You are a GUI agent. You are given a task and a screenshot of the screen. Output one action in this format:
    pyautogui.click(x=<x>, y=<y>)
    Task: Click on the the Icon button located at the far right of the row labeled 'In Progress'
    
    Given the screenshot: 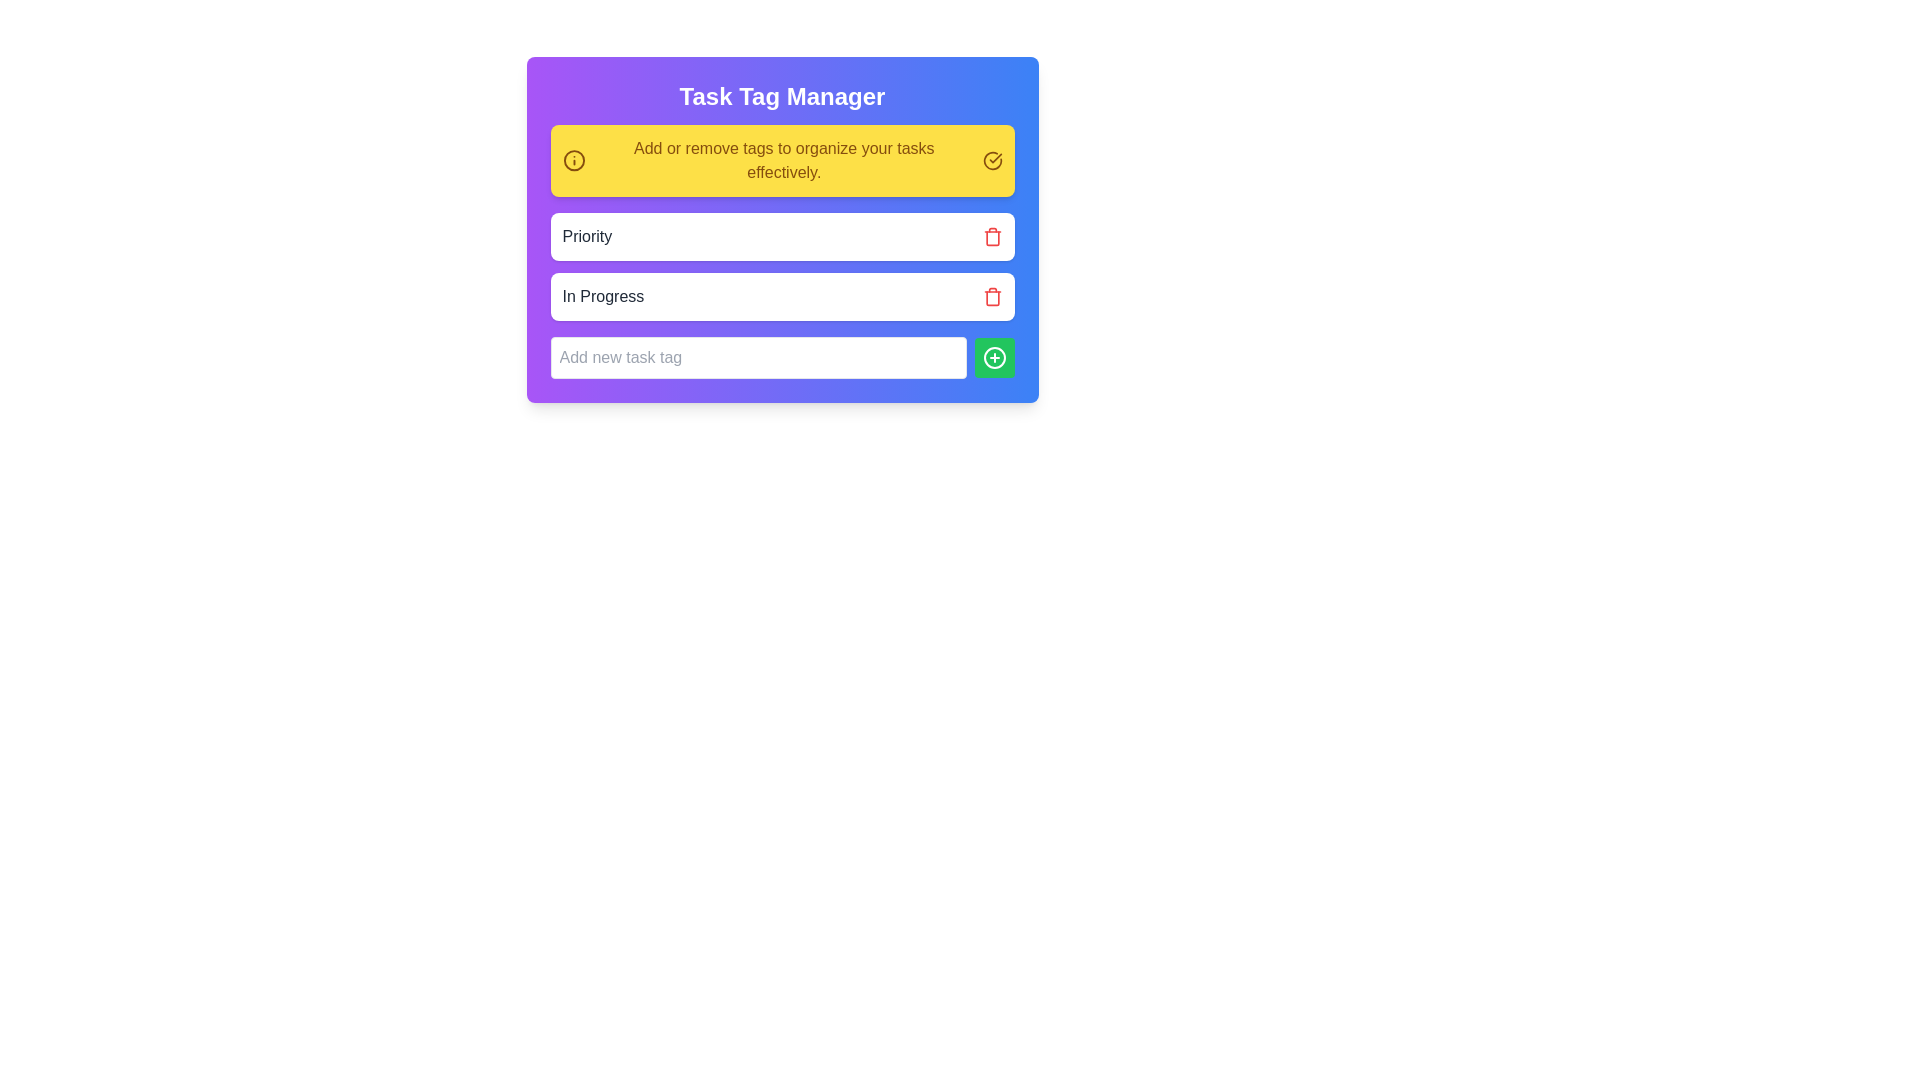 What is the action you would take?
    pyautogui.click(x=992, y=297)
    